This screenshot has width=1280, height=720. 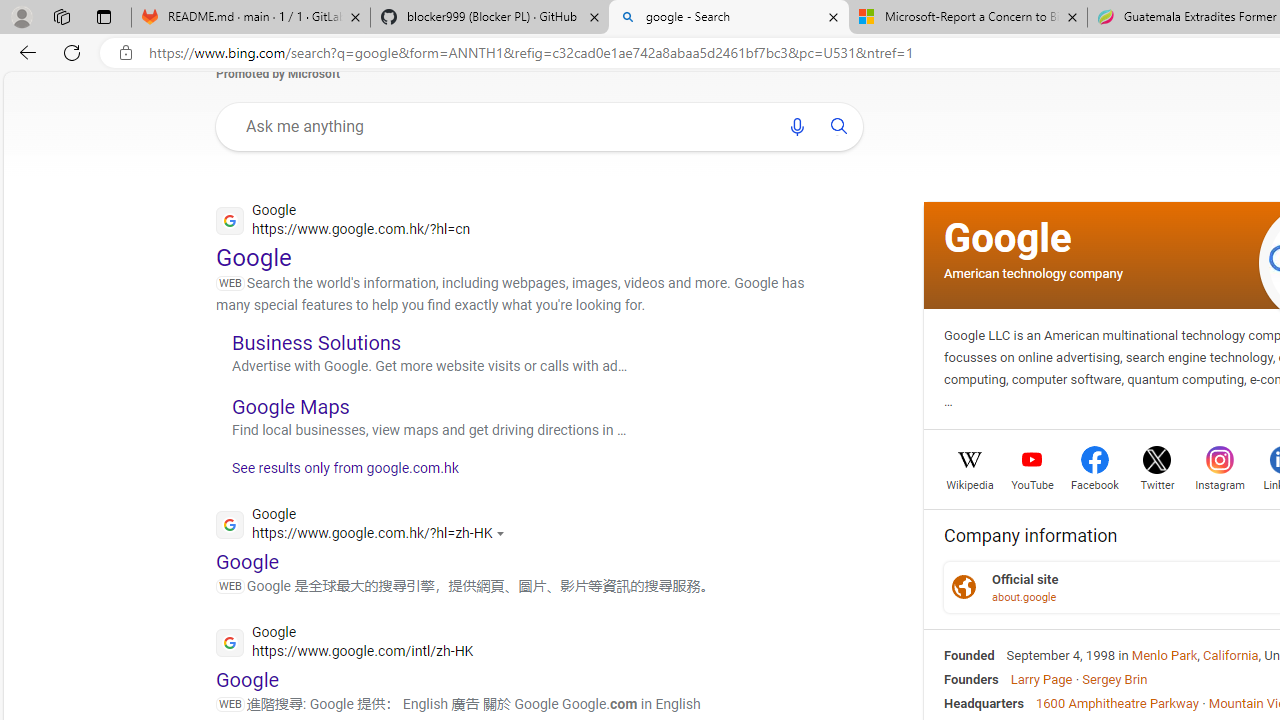 What do you see at coordinates (1094, 483) in the screenshot?
I see `'Facebook'` at bounding box center [1094, 483].